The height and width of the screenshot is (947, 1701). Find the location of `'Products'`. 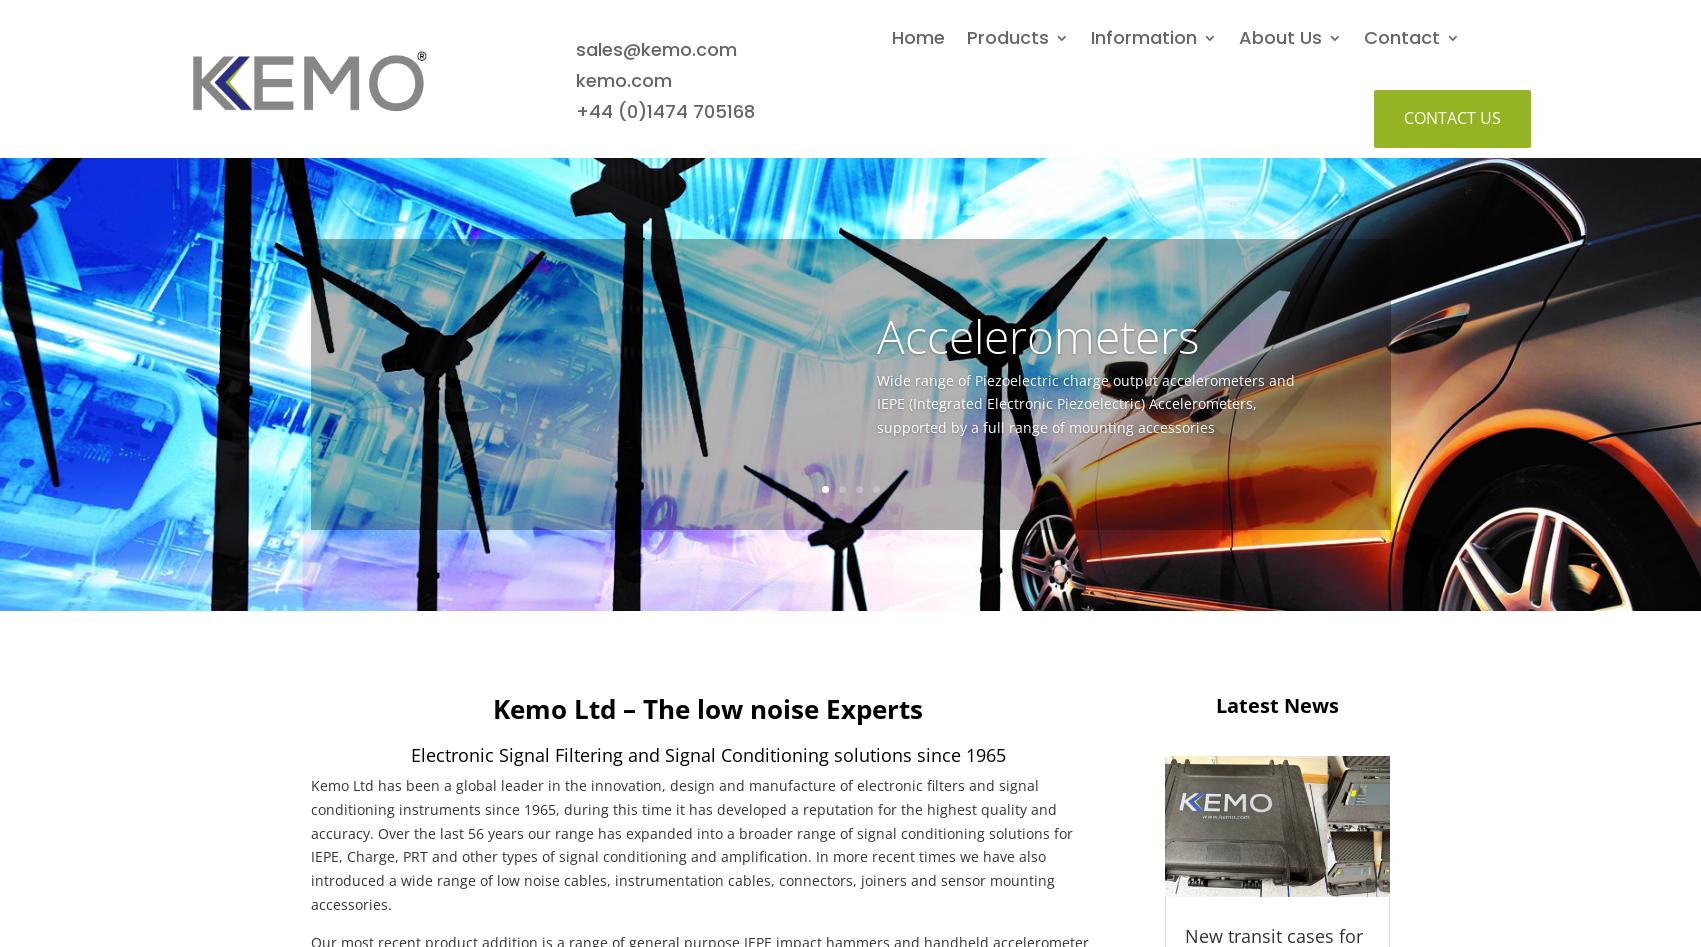

'Products' is located at coordinates (1006, 37).